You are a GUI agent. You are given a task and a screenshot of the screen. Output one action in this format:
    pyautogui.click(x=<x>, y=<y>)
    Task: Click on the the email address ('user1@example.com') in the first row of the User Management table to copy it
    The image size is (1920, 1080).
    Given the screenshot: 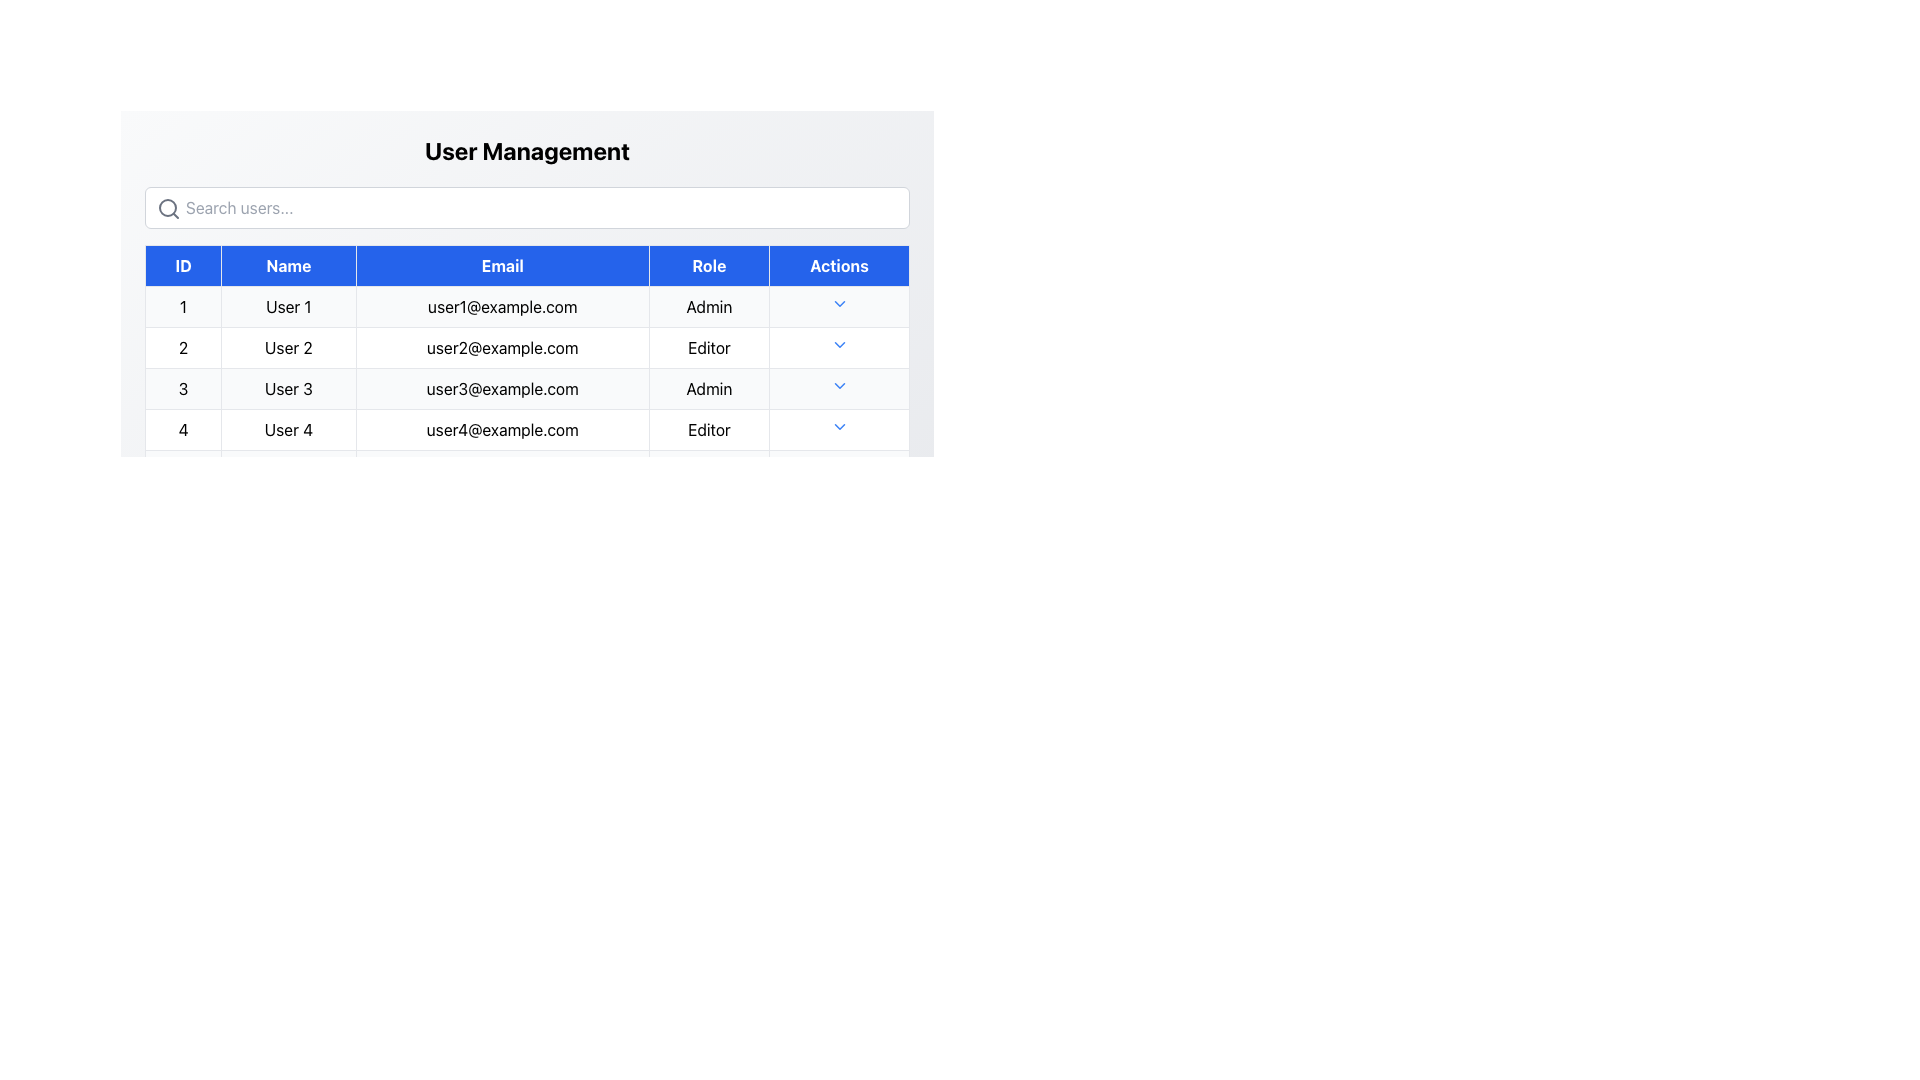 What is the action you would take?
    pyautogui.click(x=527, y=307)
    